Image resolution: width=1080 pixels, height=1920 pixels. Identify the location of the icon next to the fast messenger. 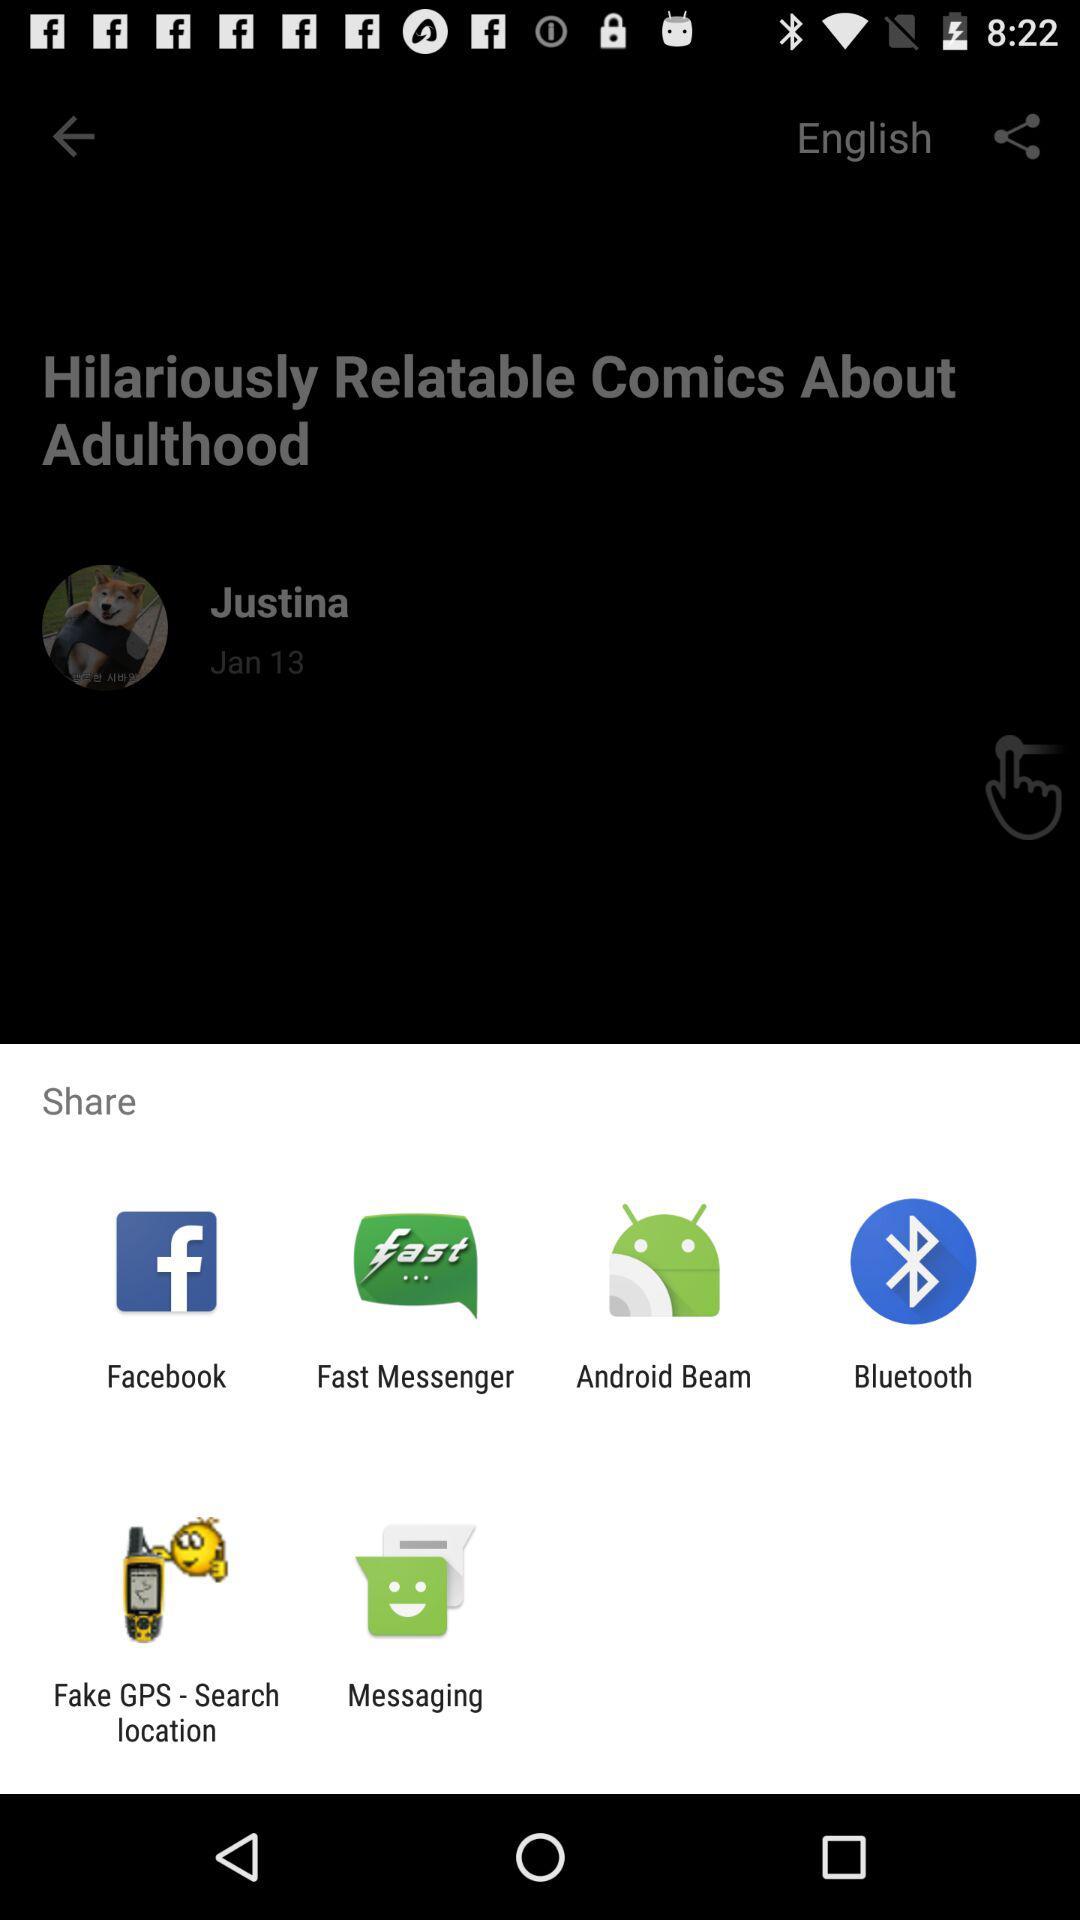
(165, 1392).